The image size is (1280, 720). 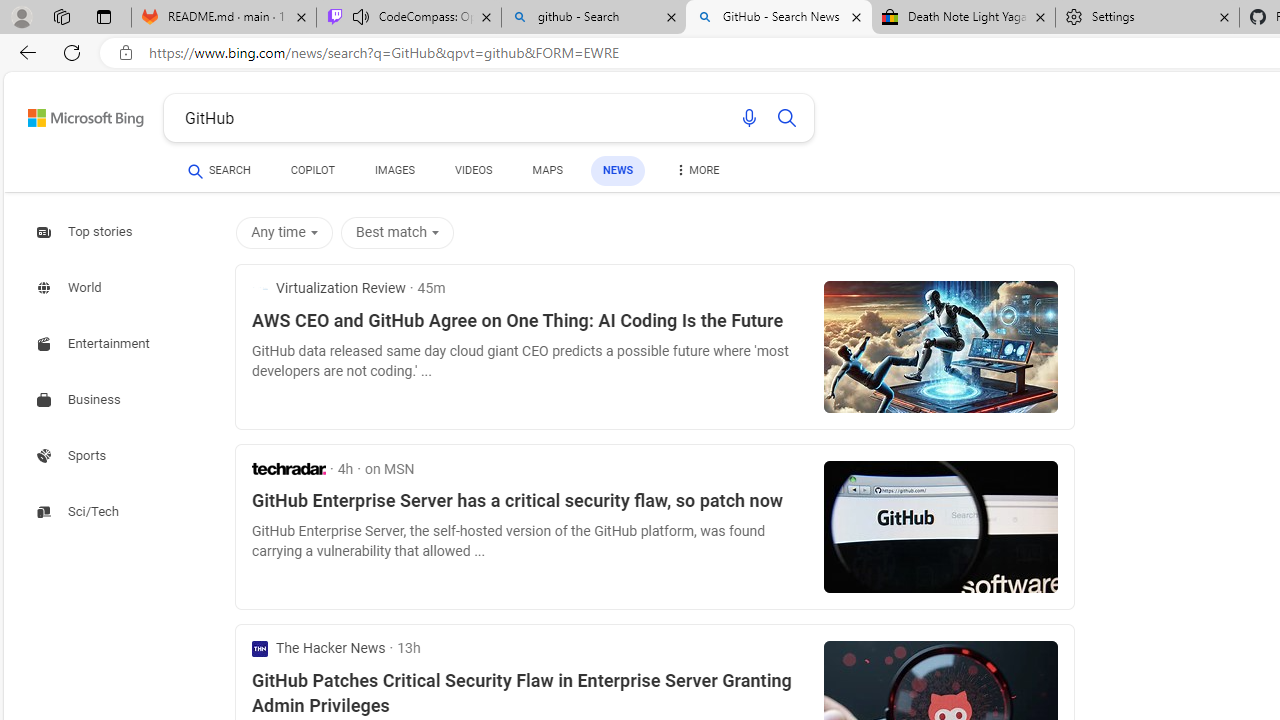 I want to click on 'Best match', so click(x=400, y=231).